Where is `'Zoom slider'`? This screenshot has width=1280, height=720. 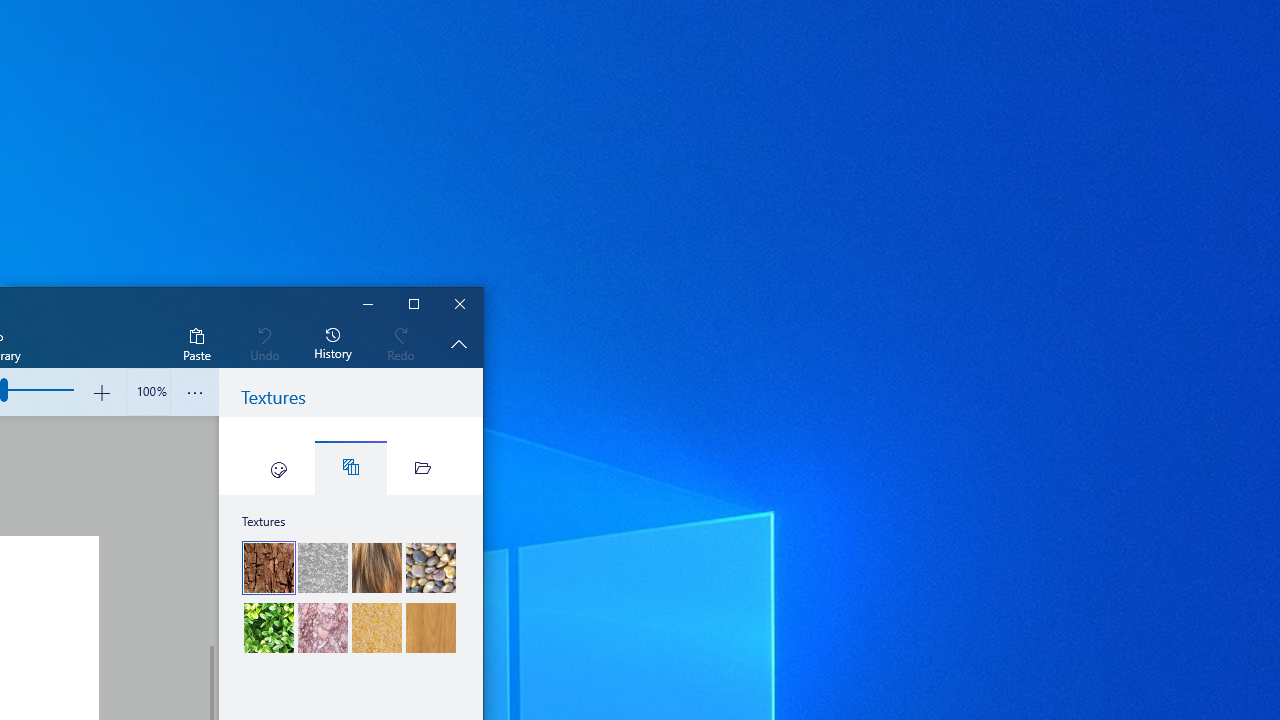 'Zoom slider' is located at coordinates (147, 392).